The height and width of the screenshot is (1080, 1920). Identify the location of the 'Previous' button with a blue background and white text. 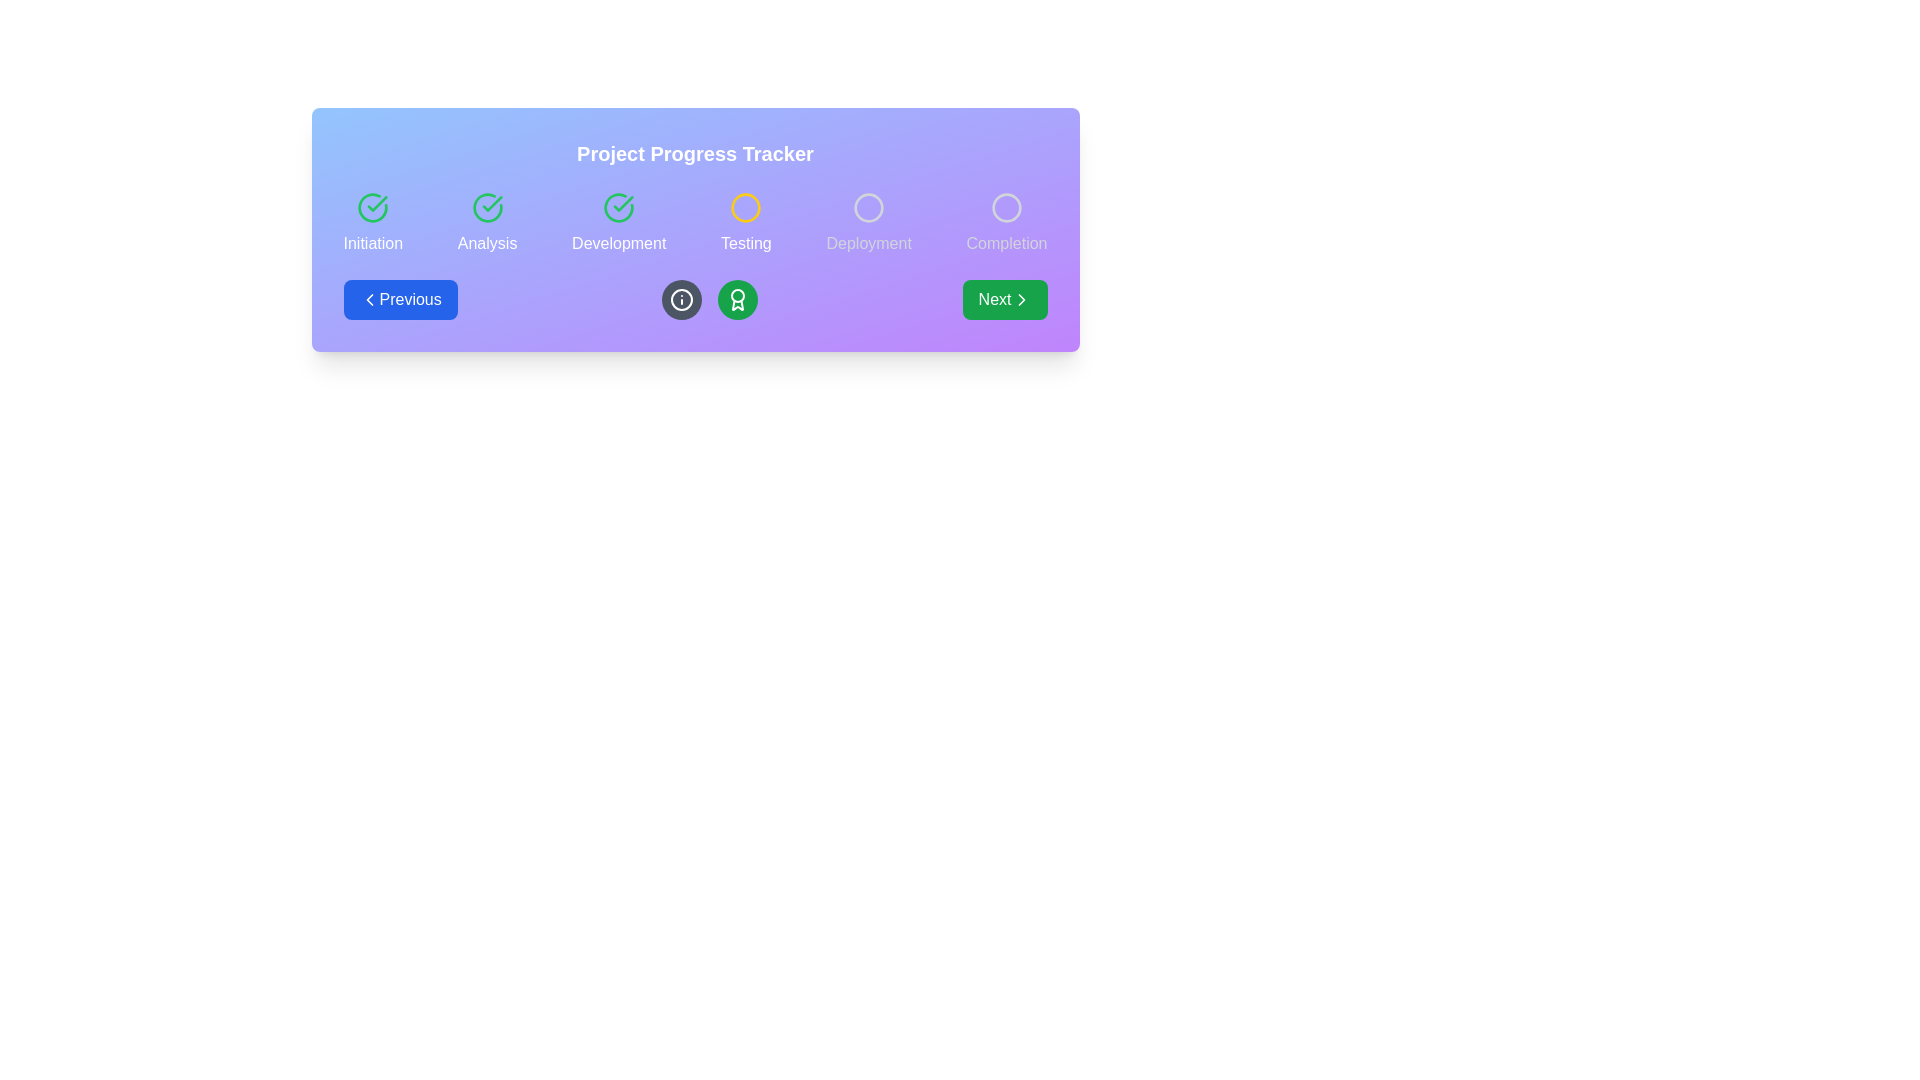
(400, 300).